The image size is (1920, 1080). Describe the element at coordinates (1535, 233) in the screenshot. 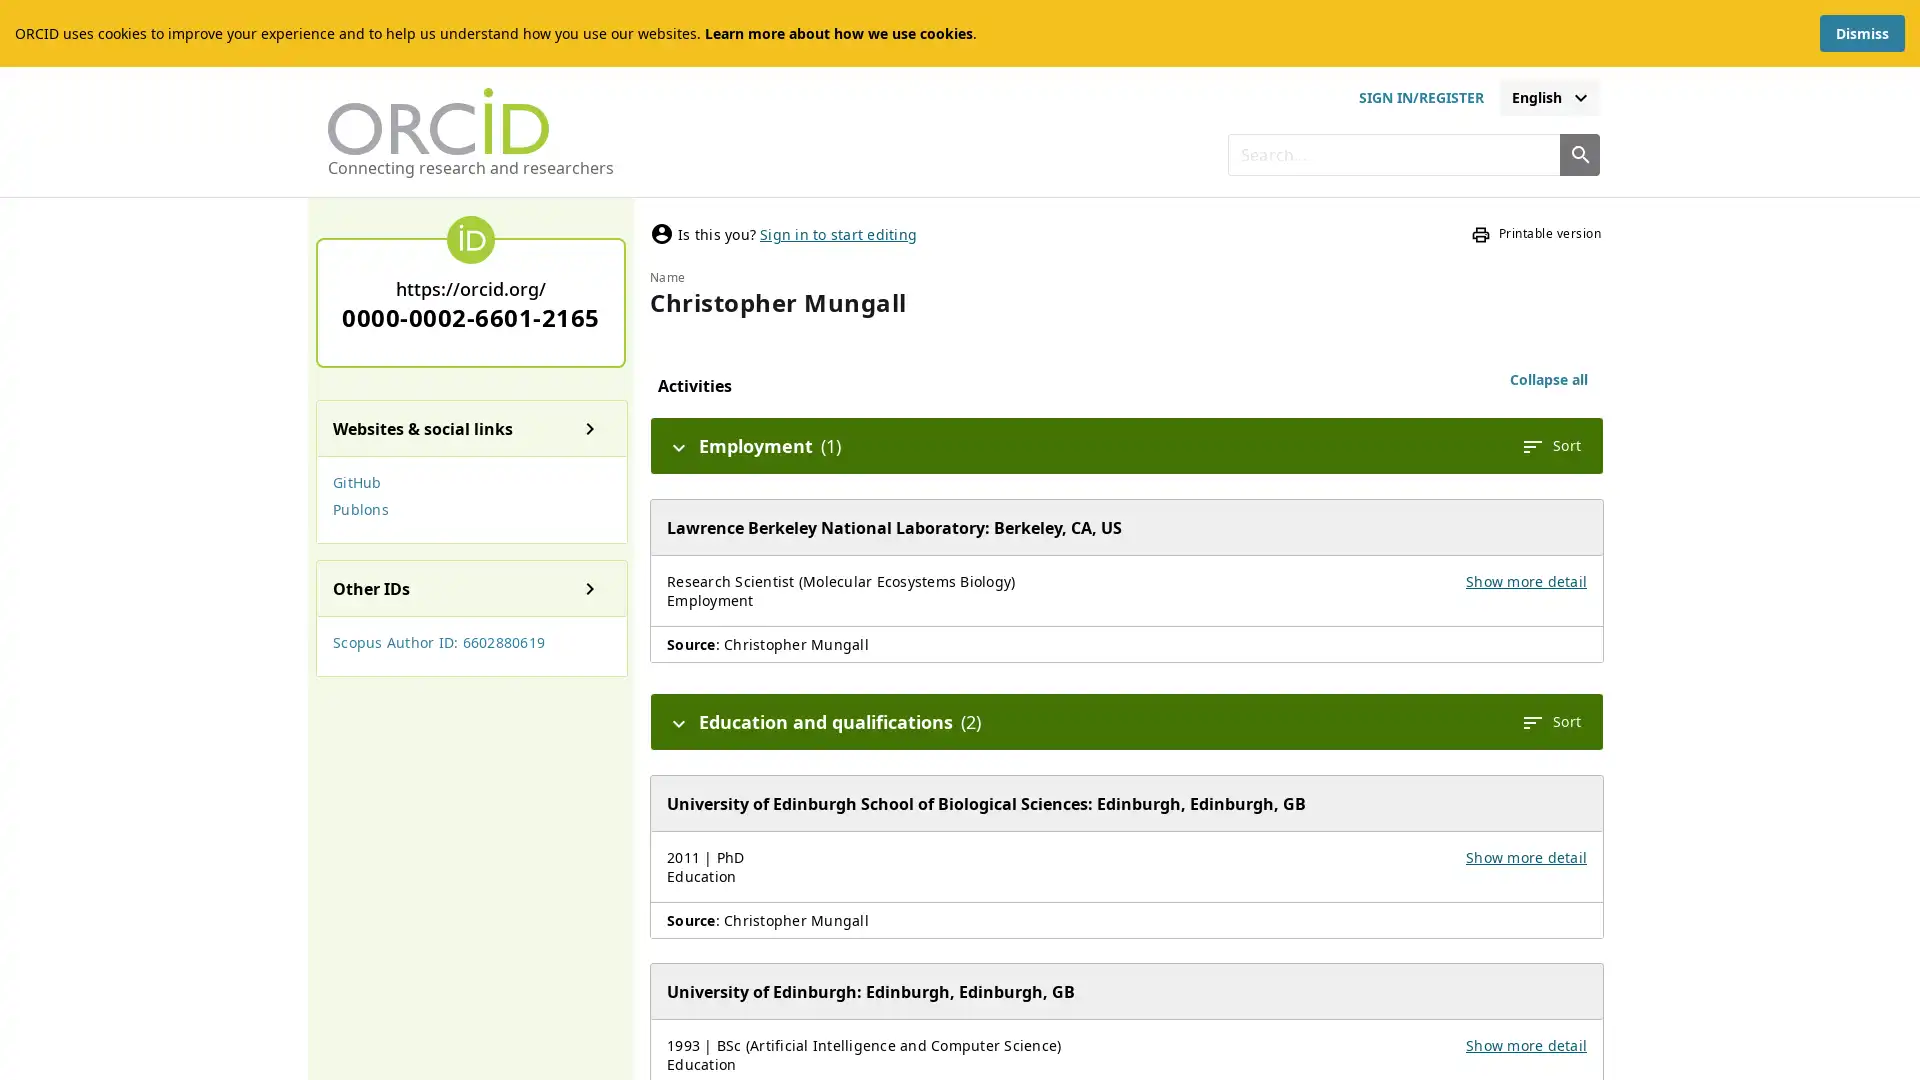

I see `Printable version` at that location.